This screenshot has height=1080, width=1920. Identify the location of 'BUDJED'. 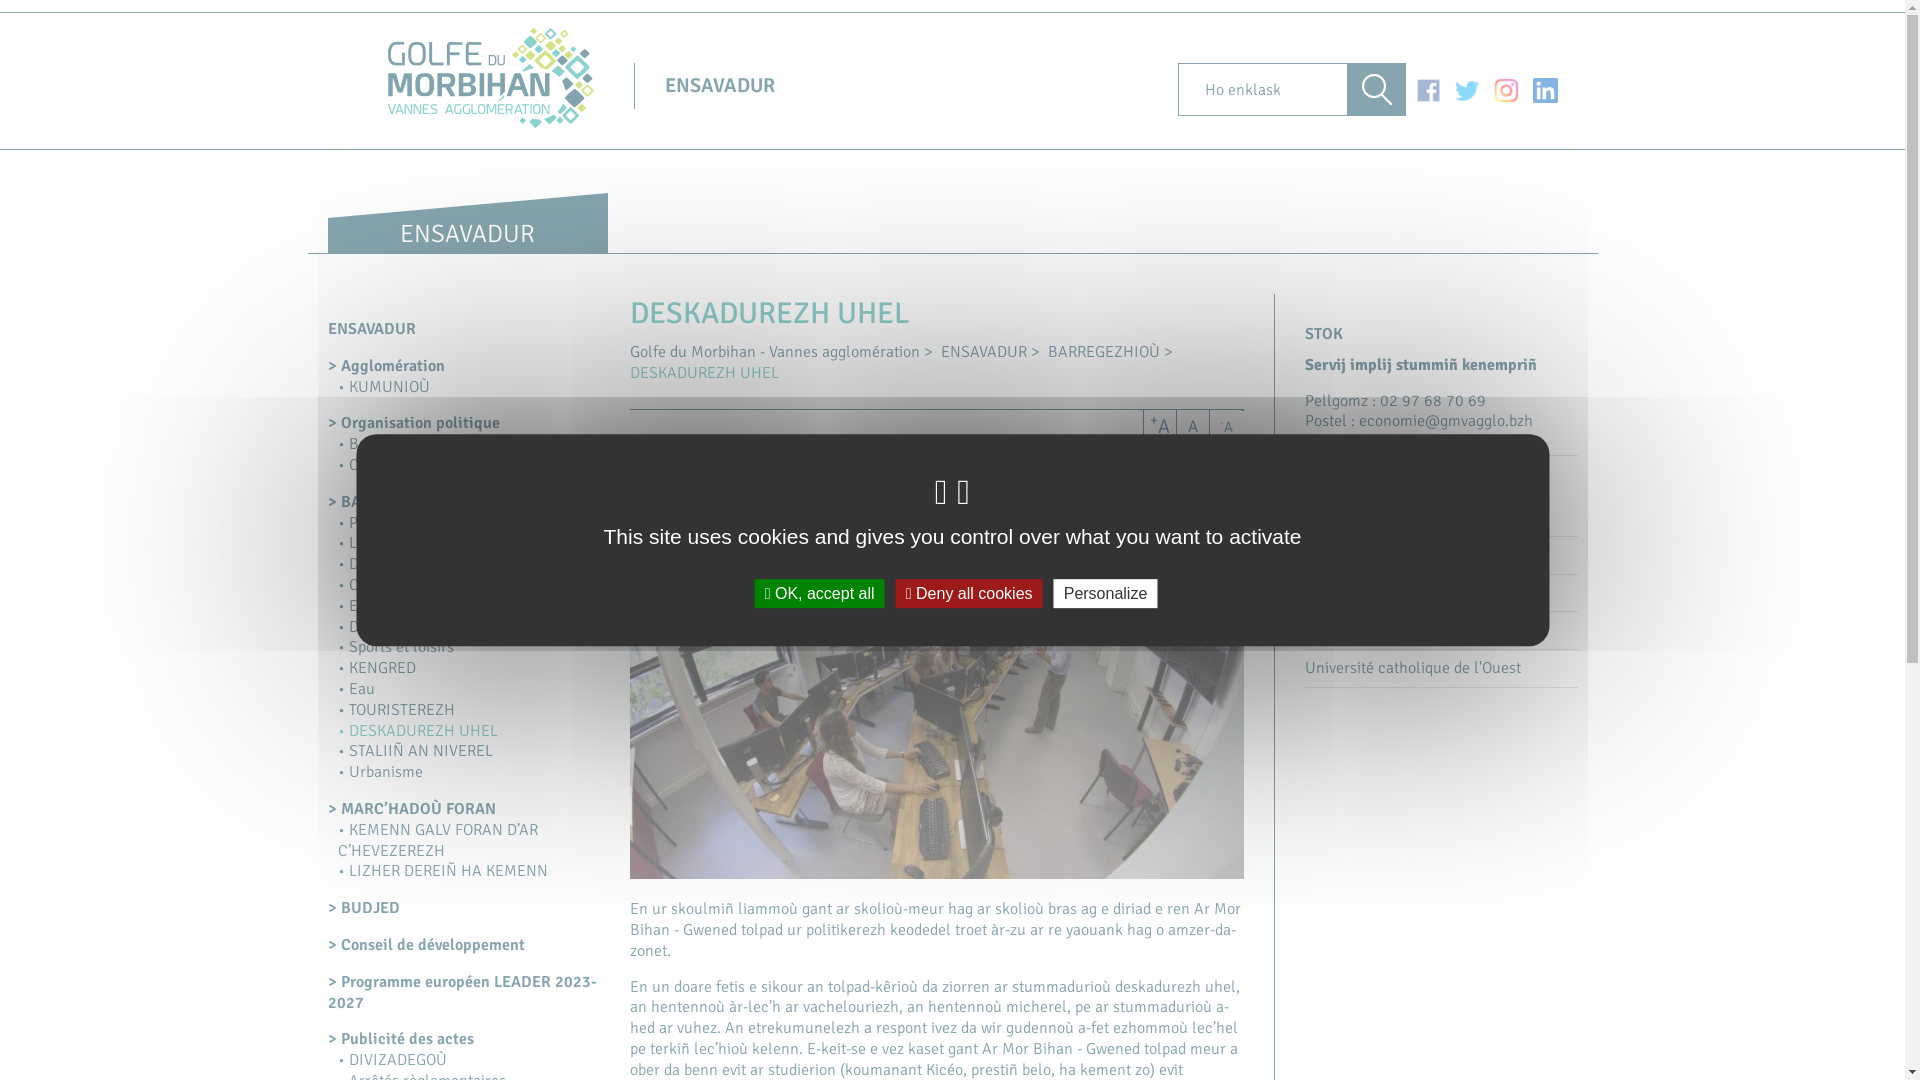
(364, 907).